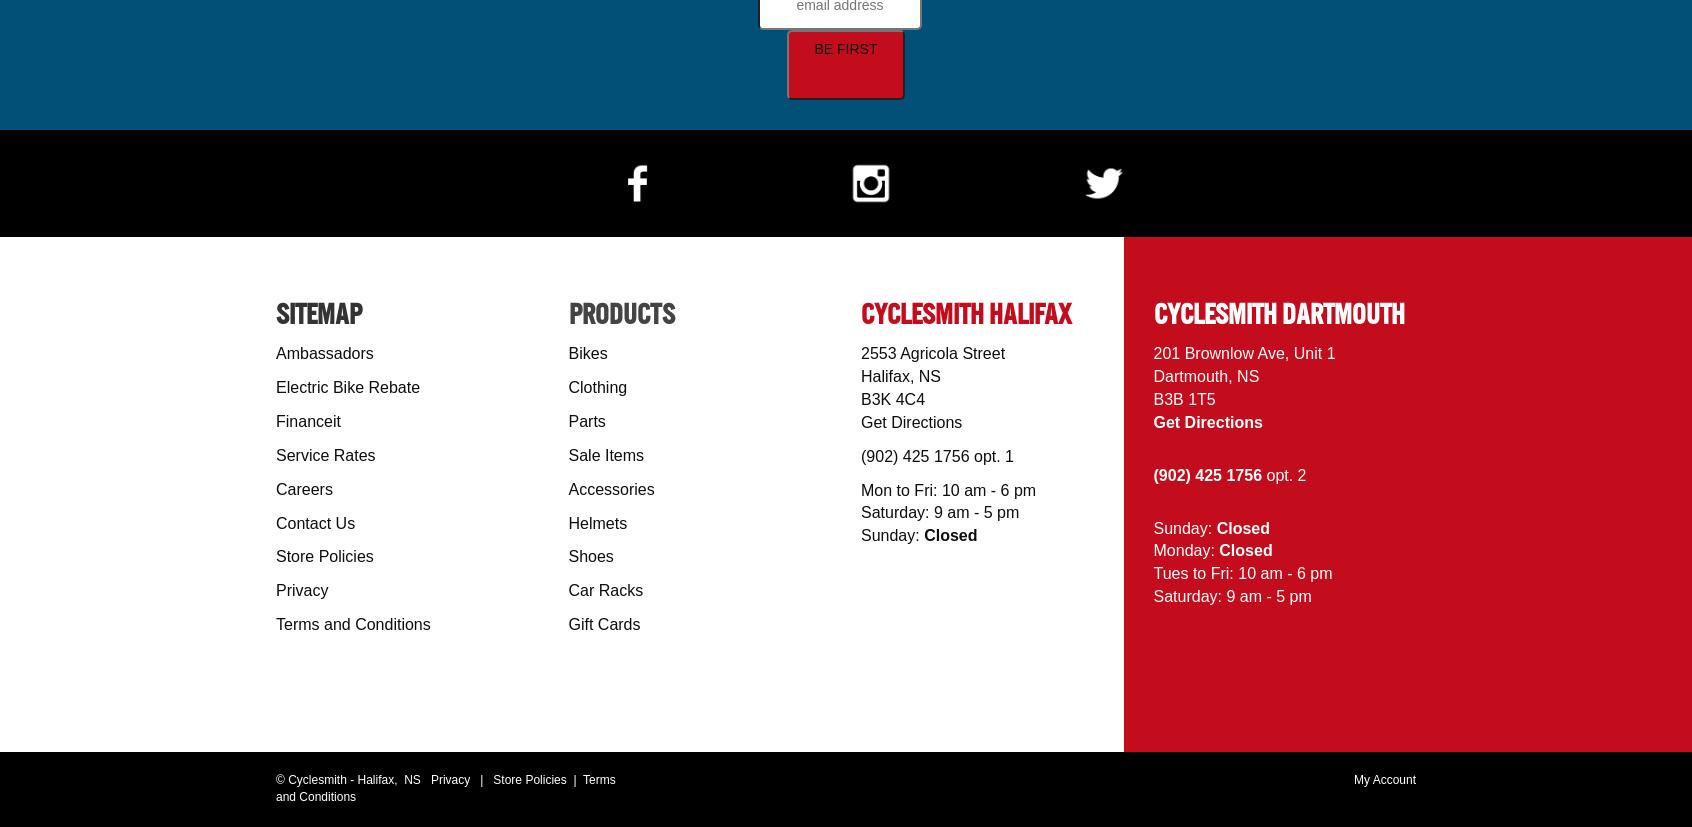 The height and width of the screenshot is (827, 1692). I want to click on 'Halifax, NS', so click(899, 375).